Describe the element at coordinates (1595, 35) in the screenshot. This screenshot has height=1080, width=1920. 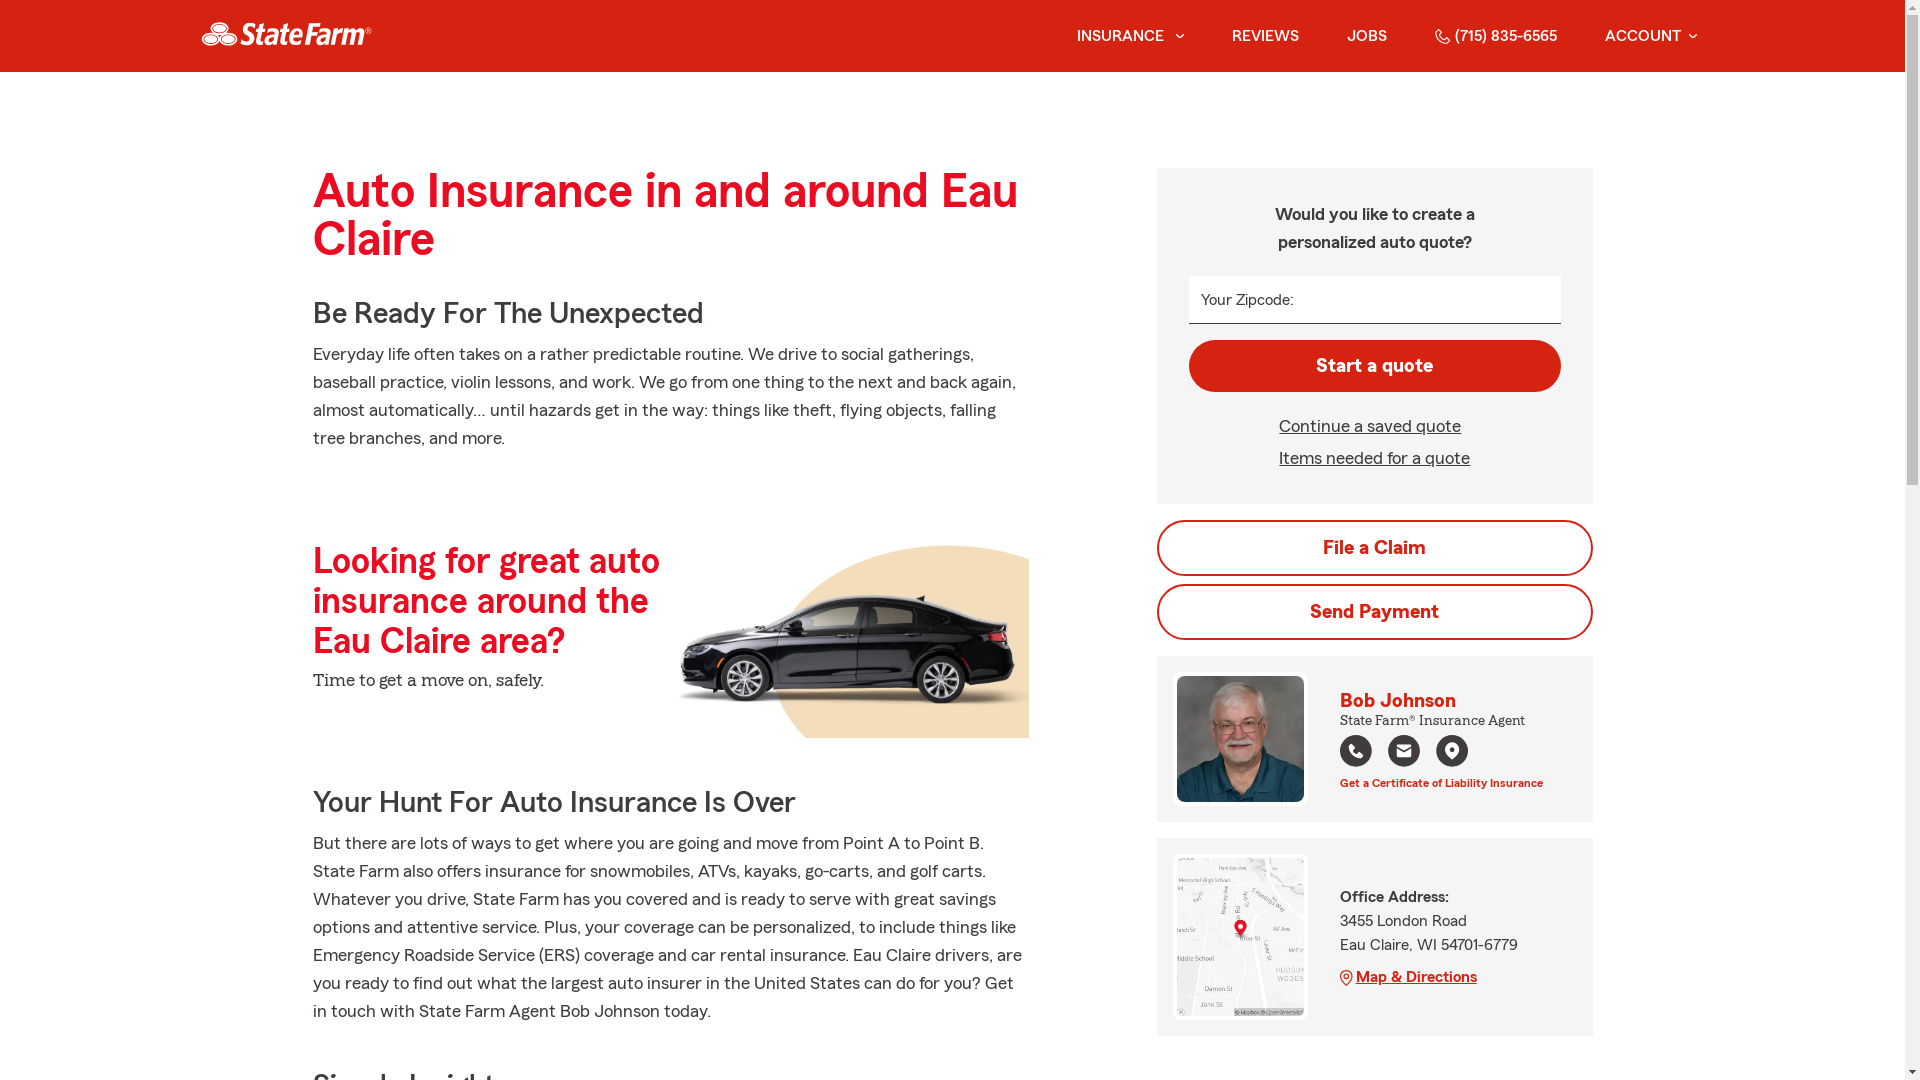
I see `'ACCOUNT'` at that location.